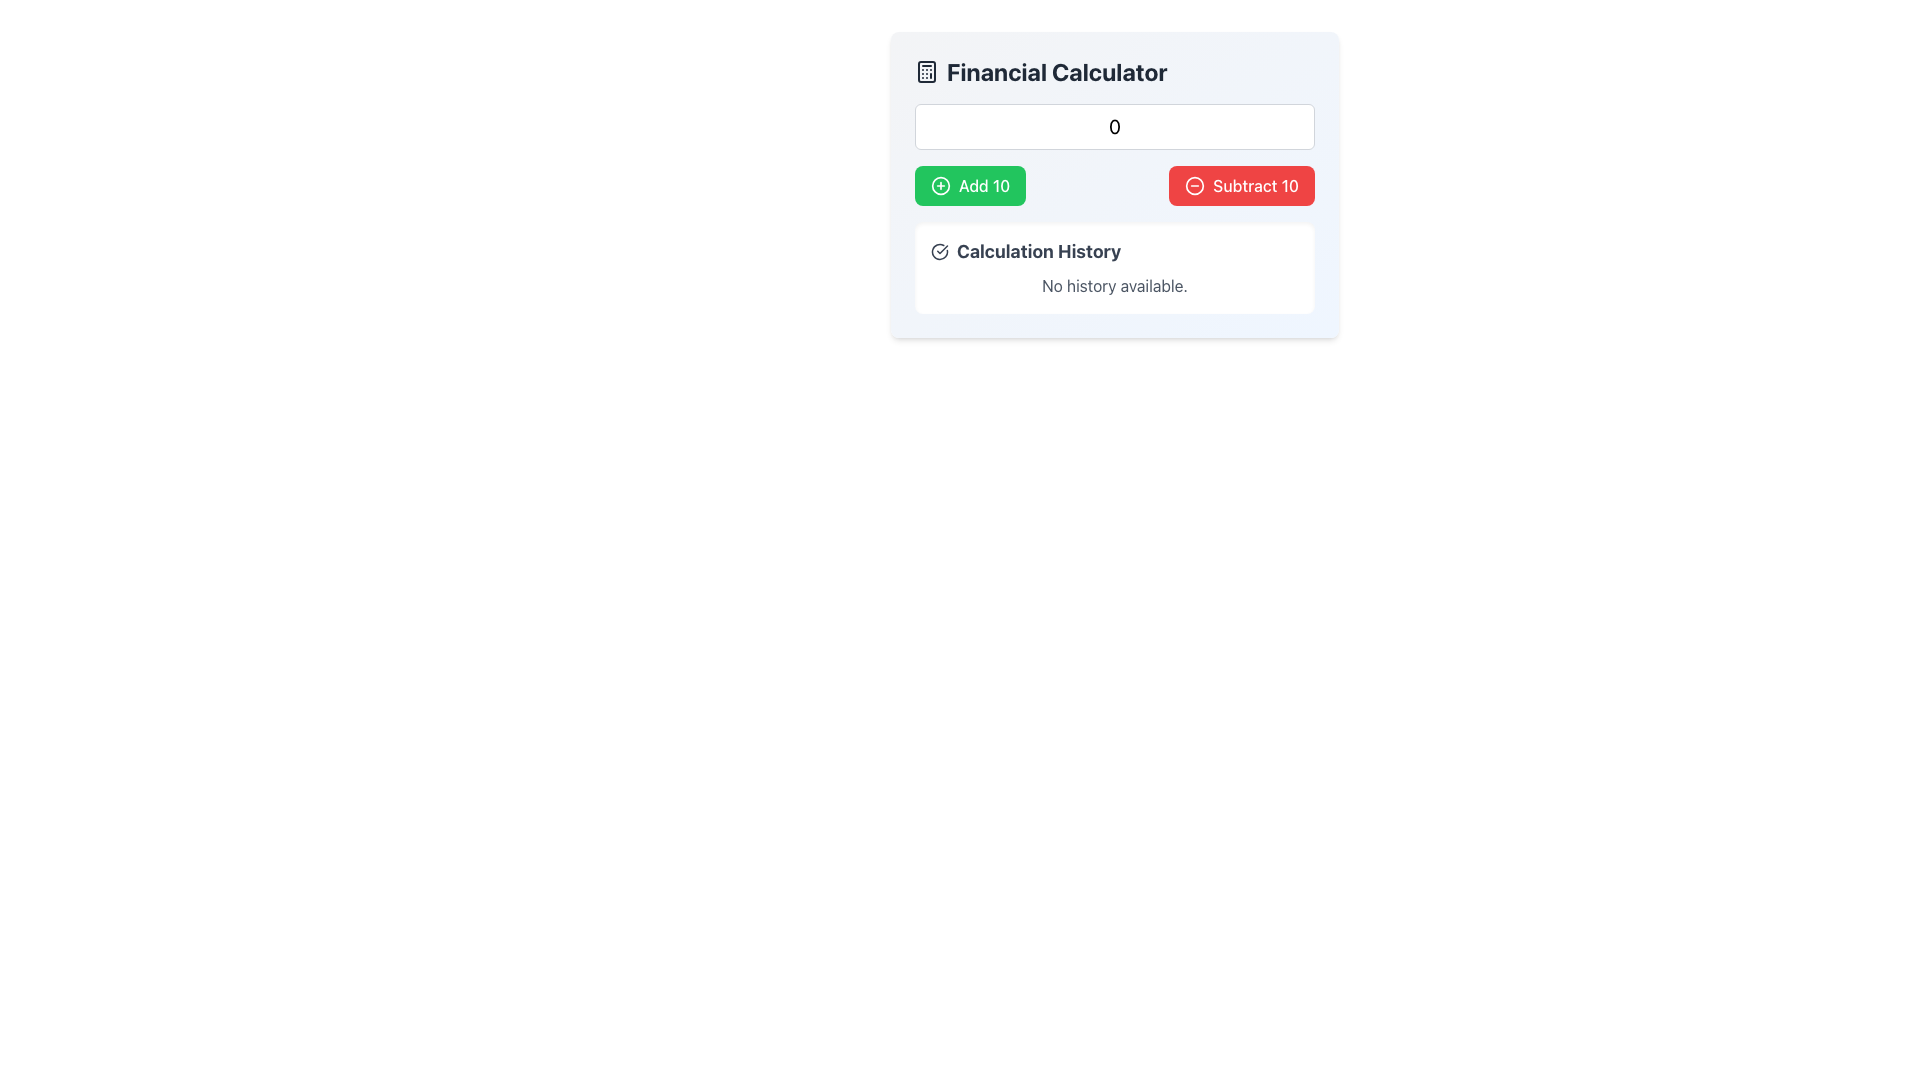 The height and width of the screenshot is (1080, 1920). Describe the element at coordinates (925, 71) in the screenshot. I see `the calculator icon that visually complements the label 'Financial Calculator' to the left` at that location.